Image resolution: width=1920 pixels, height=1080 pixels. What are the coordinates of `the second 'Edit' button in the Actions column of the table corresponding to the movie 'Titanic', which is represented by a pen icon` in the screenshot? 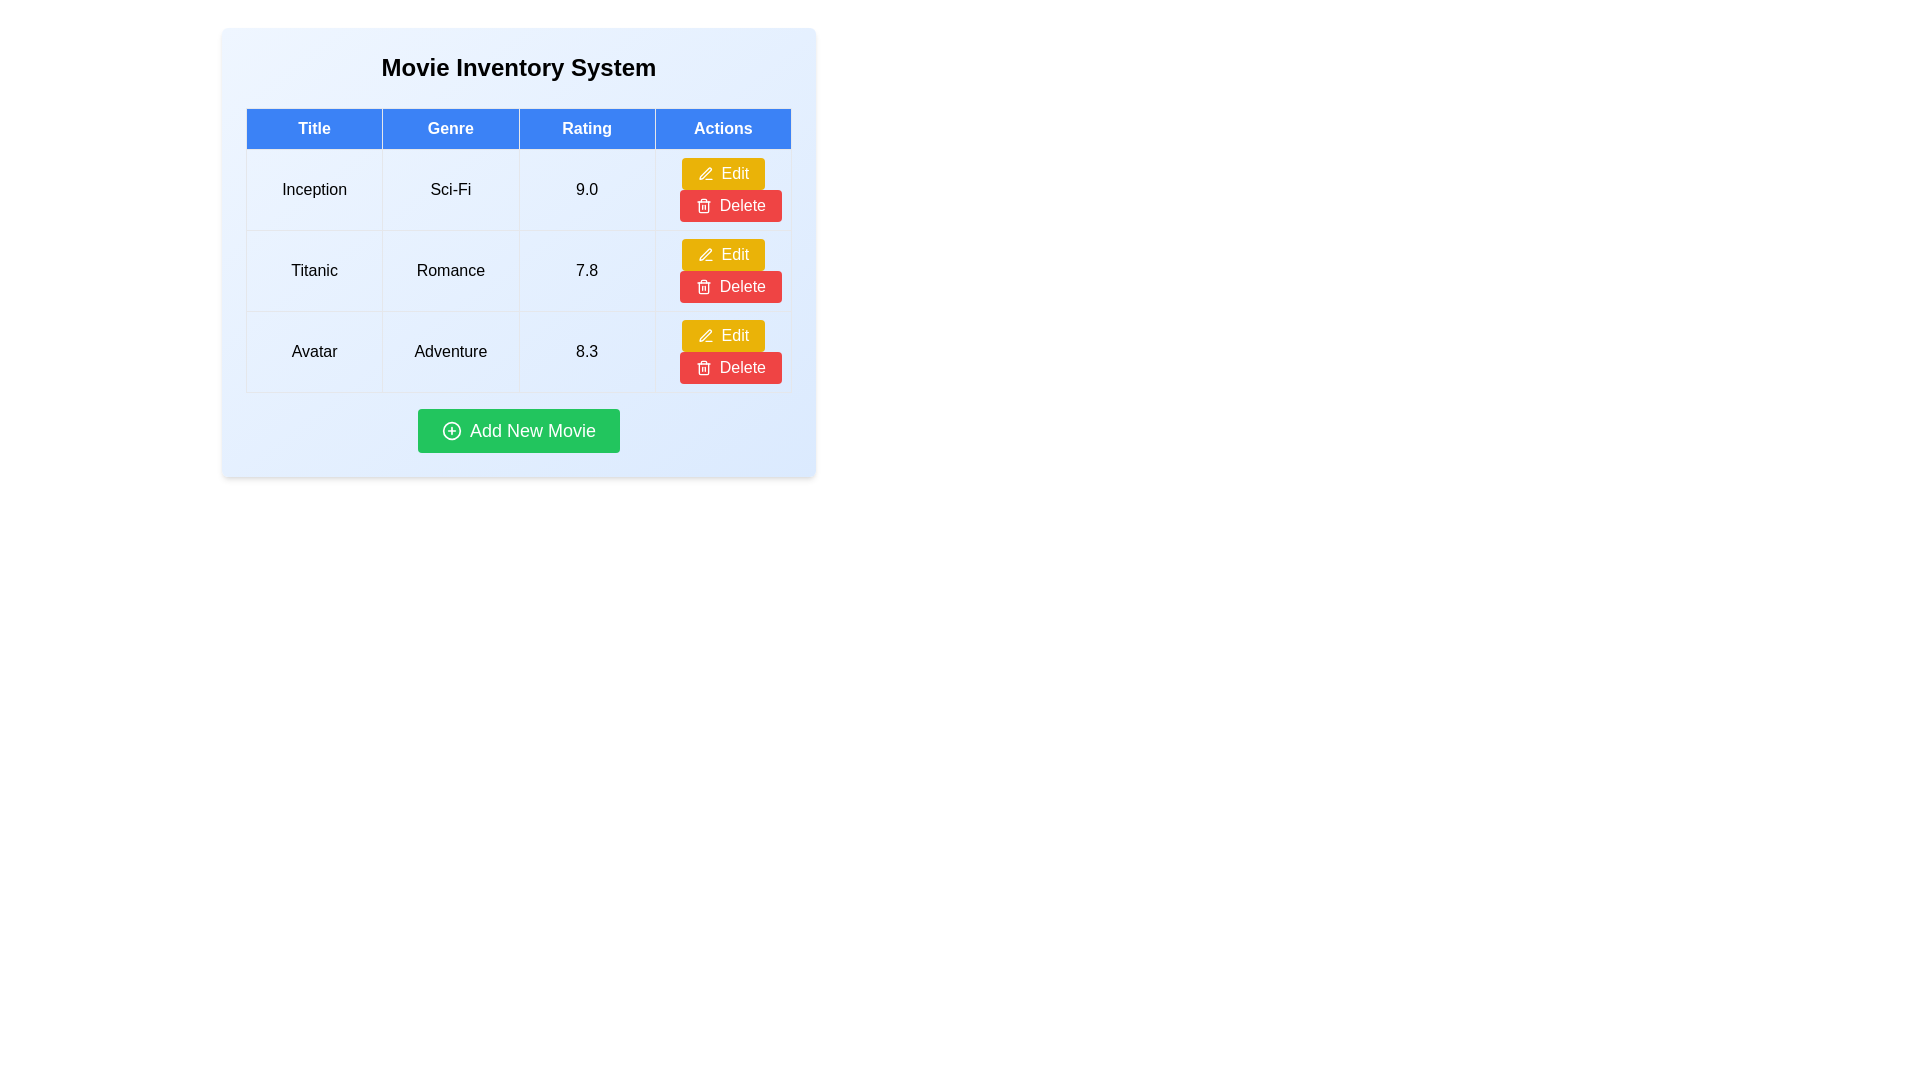 It's located at (705, 253).